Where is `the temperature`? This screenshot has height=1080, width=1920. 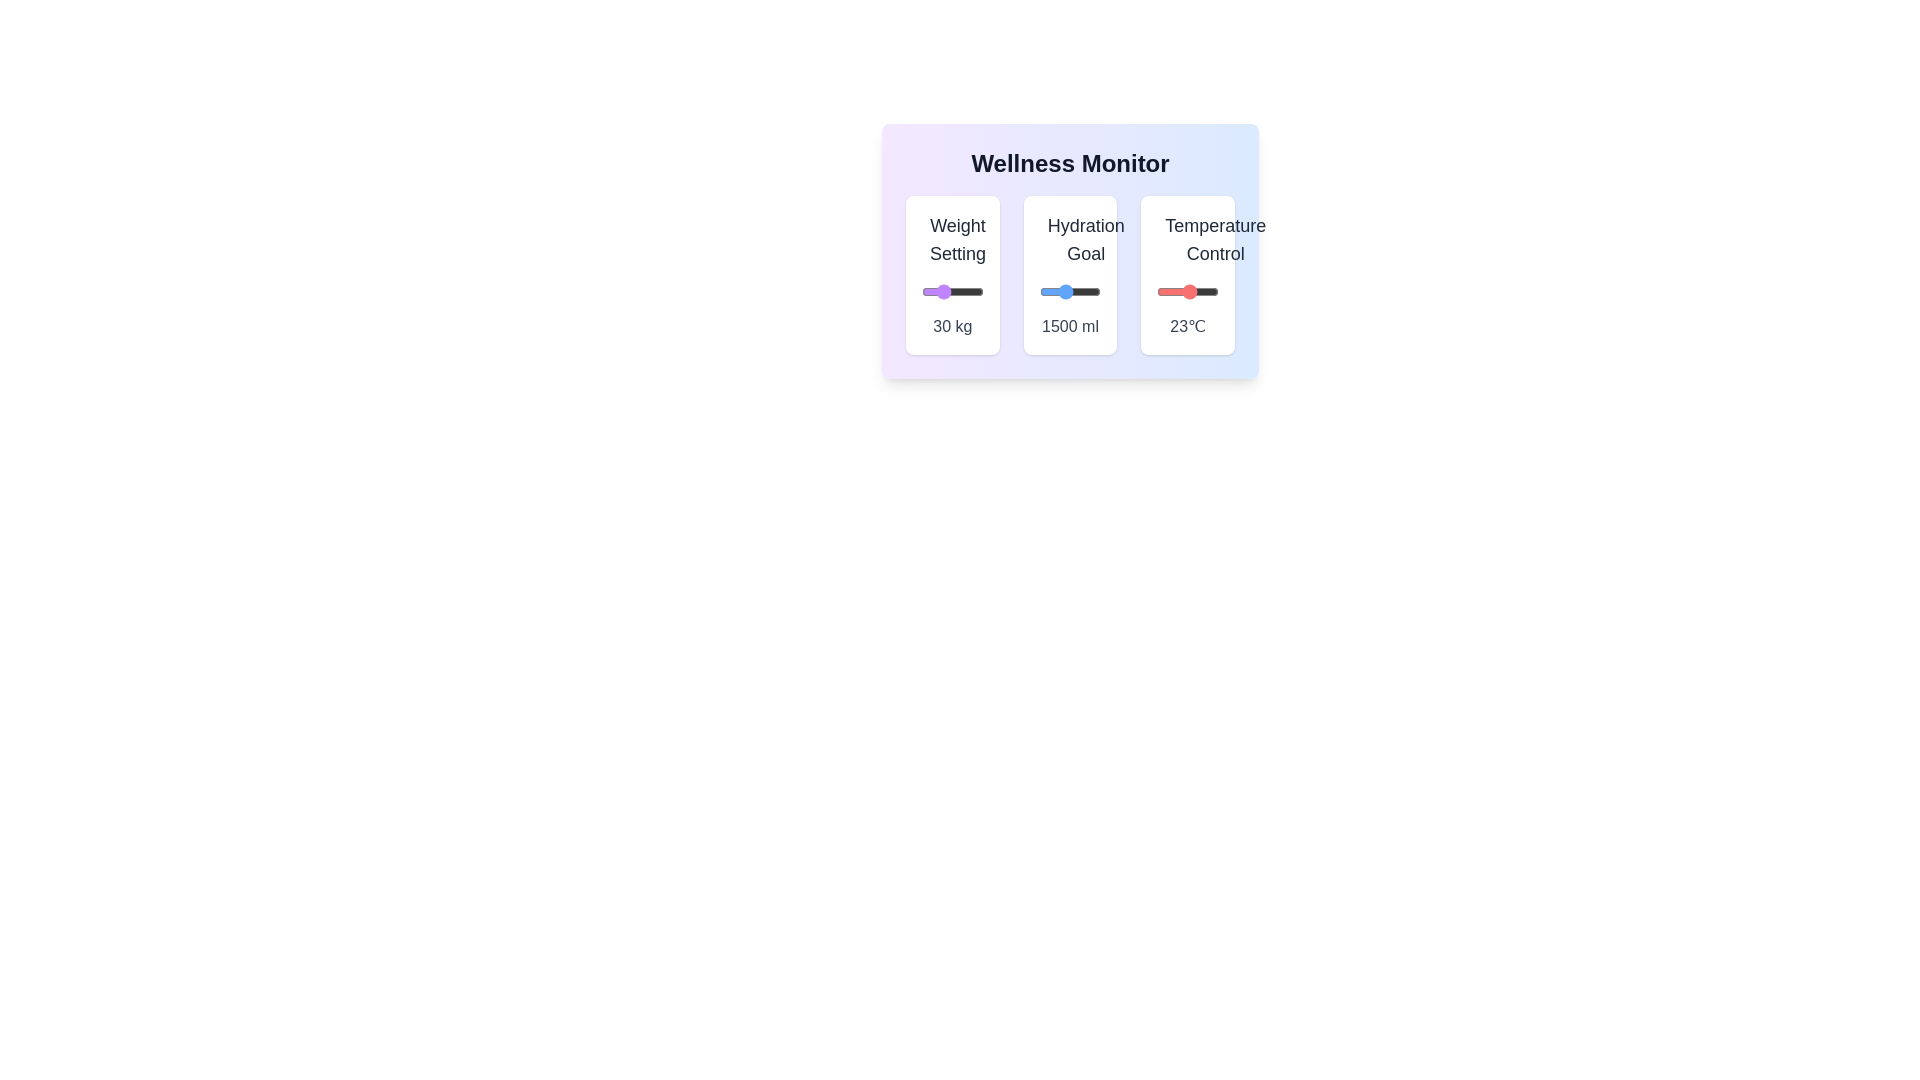 the temperature is located at coordinates (1166, 292).